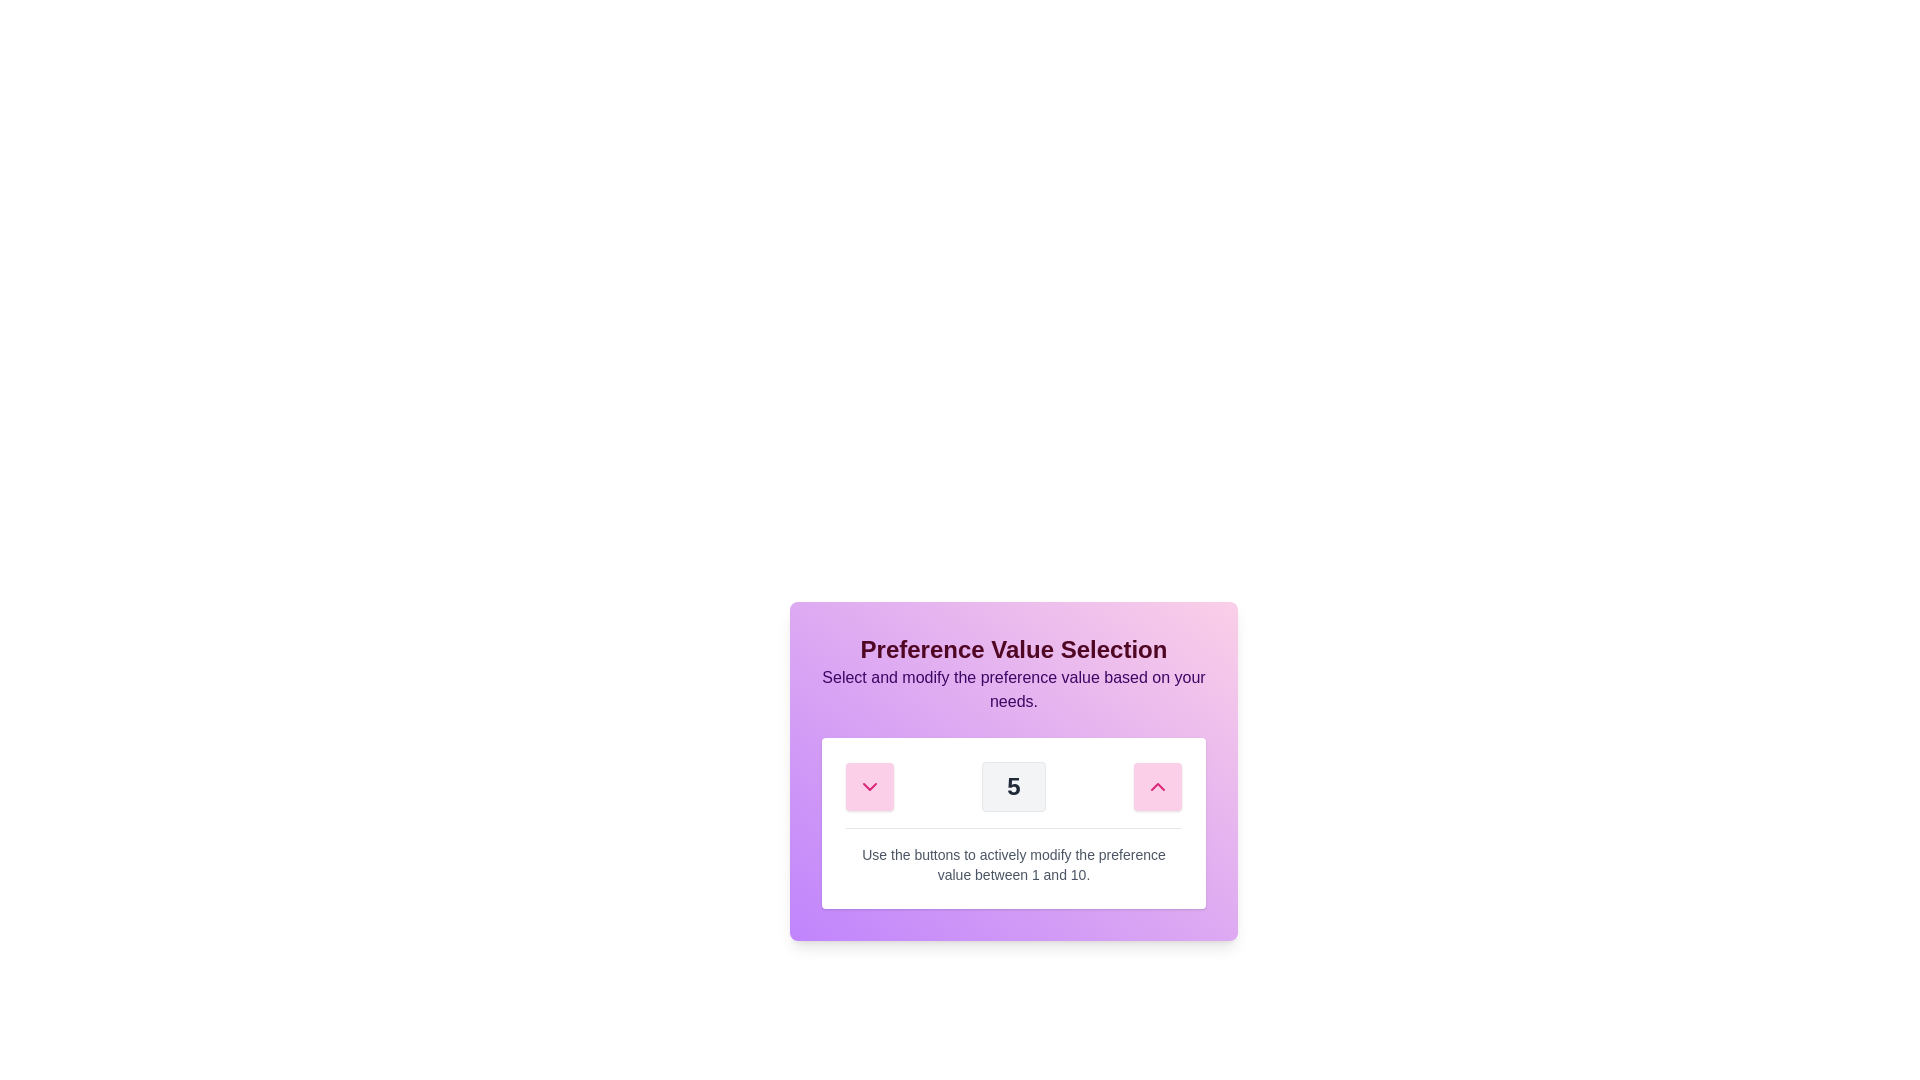 This screenshot has height=1080, width=1920. Describe the element at coordinates (869, 785) in the screenshot. I see `the decrement button located on the leftmost side of the component group to change its background color` at that location.